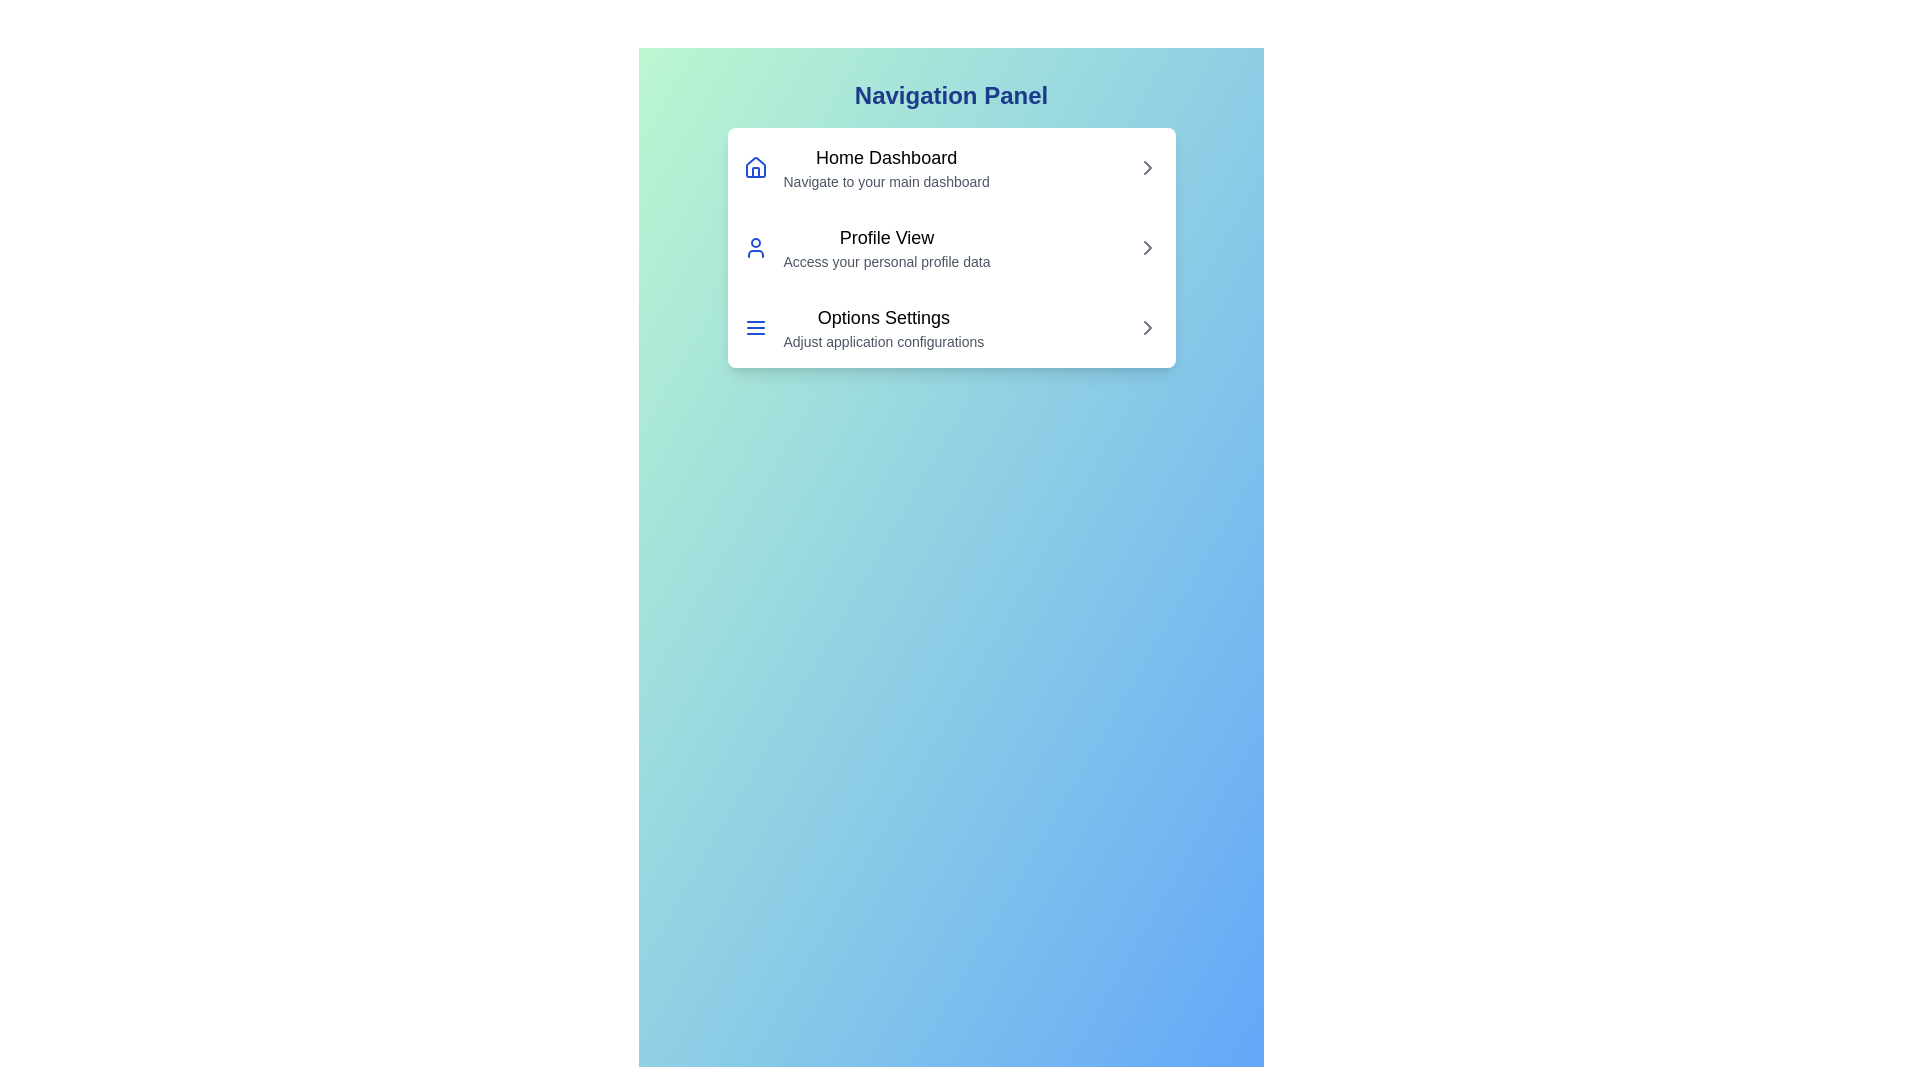 The width and height of the screenshot is (1920, 1080). Describe the element at coordinates (950, 96) in the screenshot. I see `the header text area to inspect its content` at that location.